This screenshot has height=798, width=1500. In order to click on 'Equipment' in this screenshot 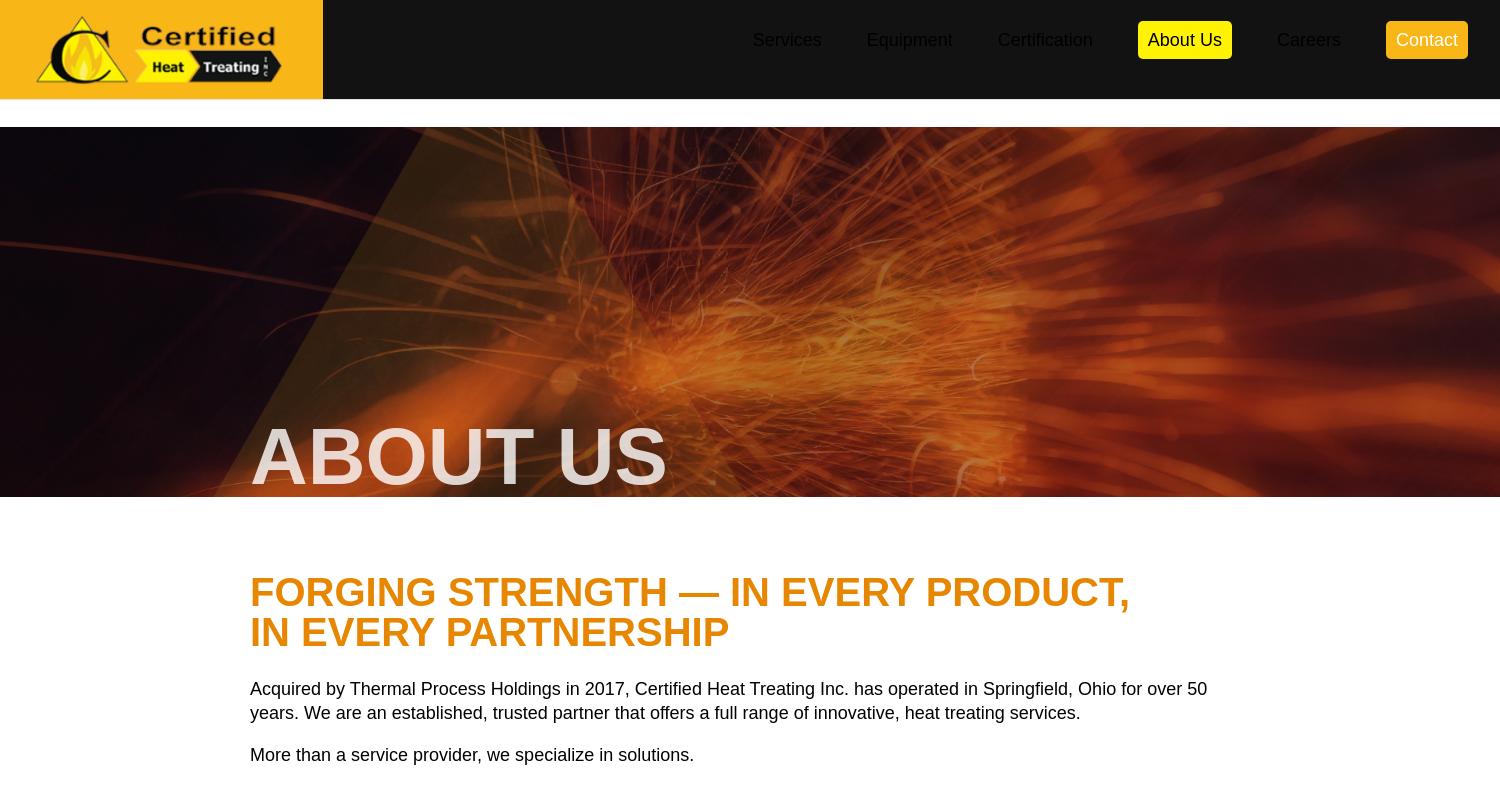, I will do `click(909, 68)`.